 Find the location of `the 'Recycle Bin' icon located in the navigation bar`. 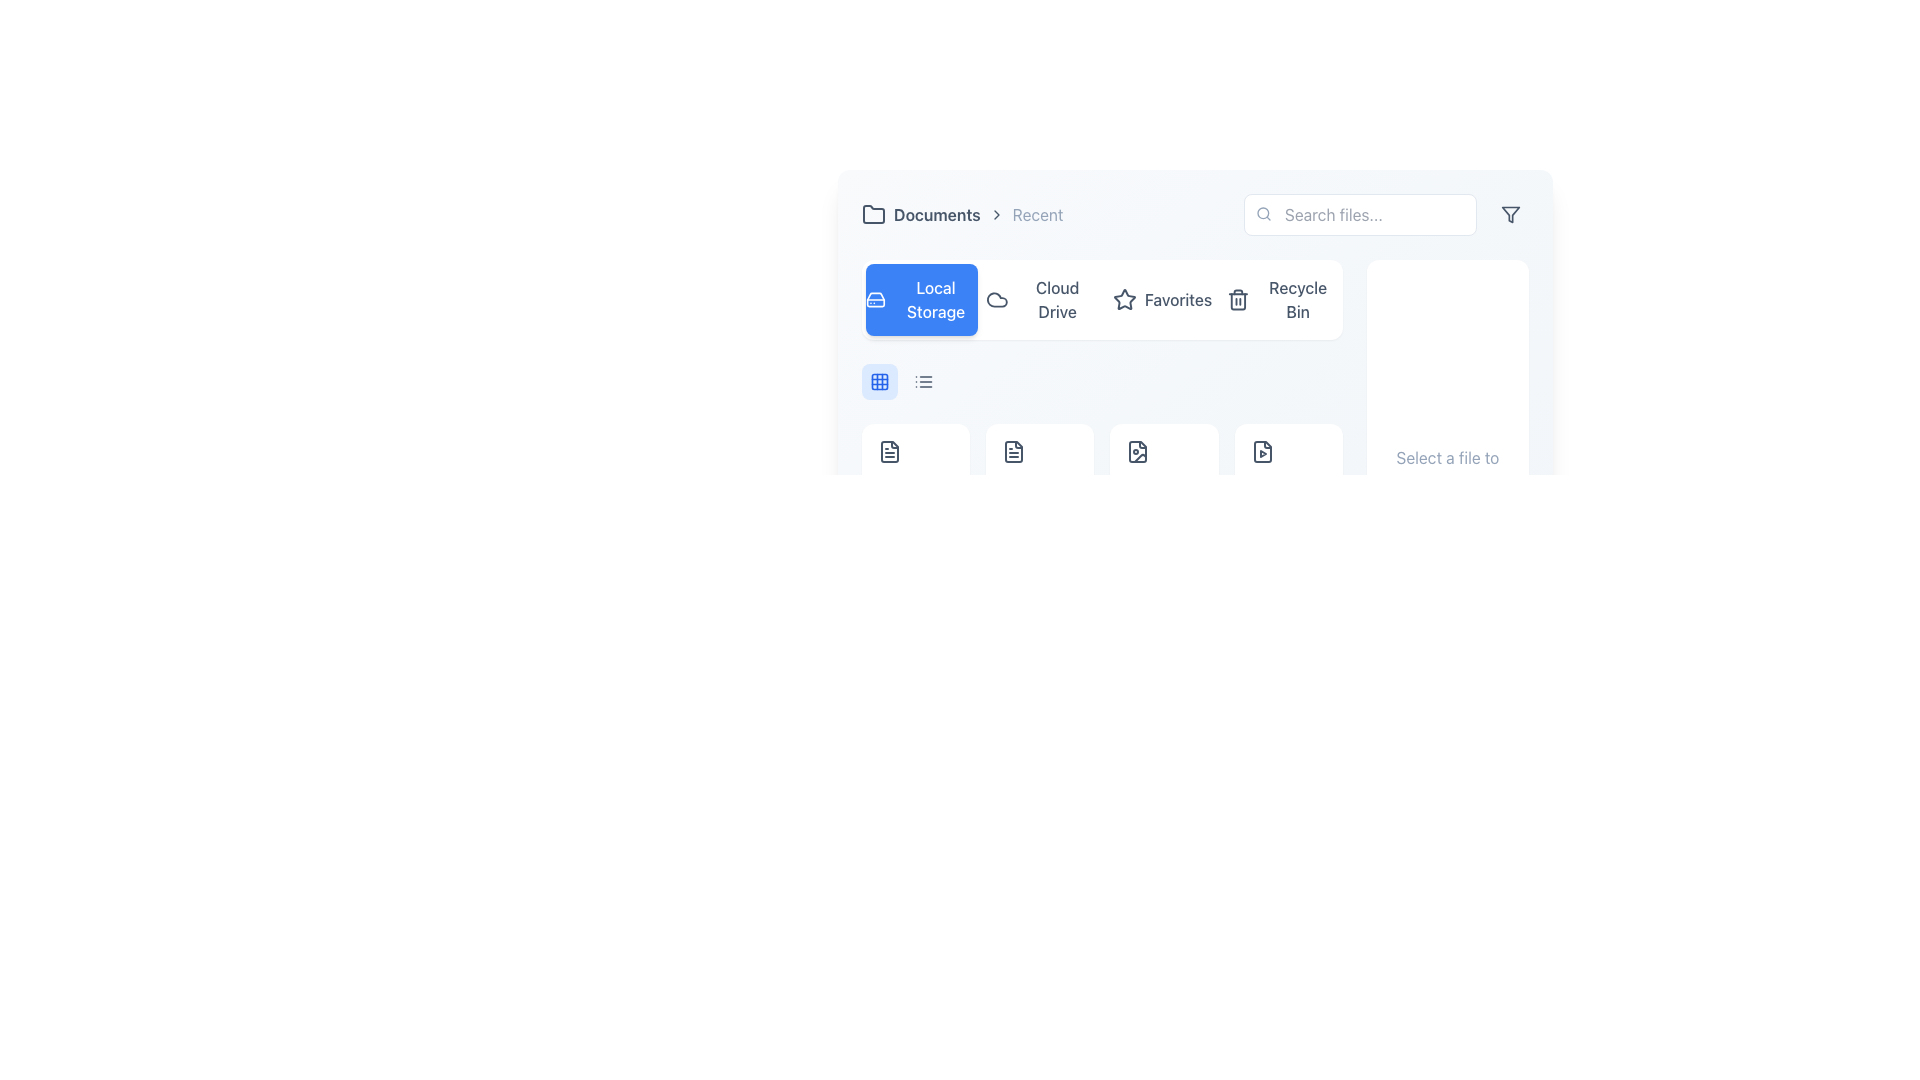

the 'Recycle Bin' icon located in the navigation bar is located at coordinates (1237, 300).